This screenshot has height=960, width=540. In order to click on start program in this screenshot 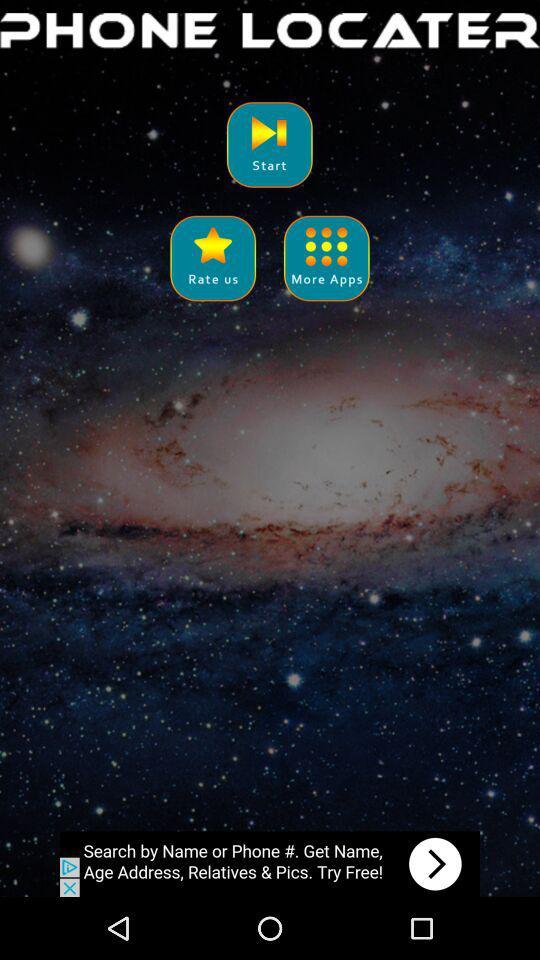, I will do `click(269, 143)`.